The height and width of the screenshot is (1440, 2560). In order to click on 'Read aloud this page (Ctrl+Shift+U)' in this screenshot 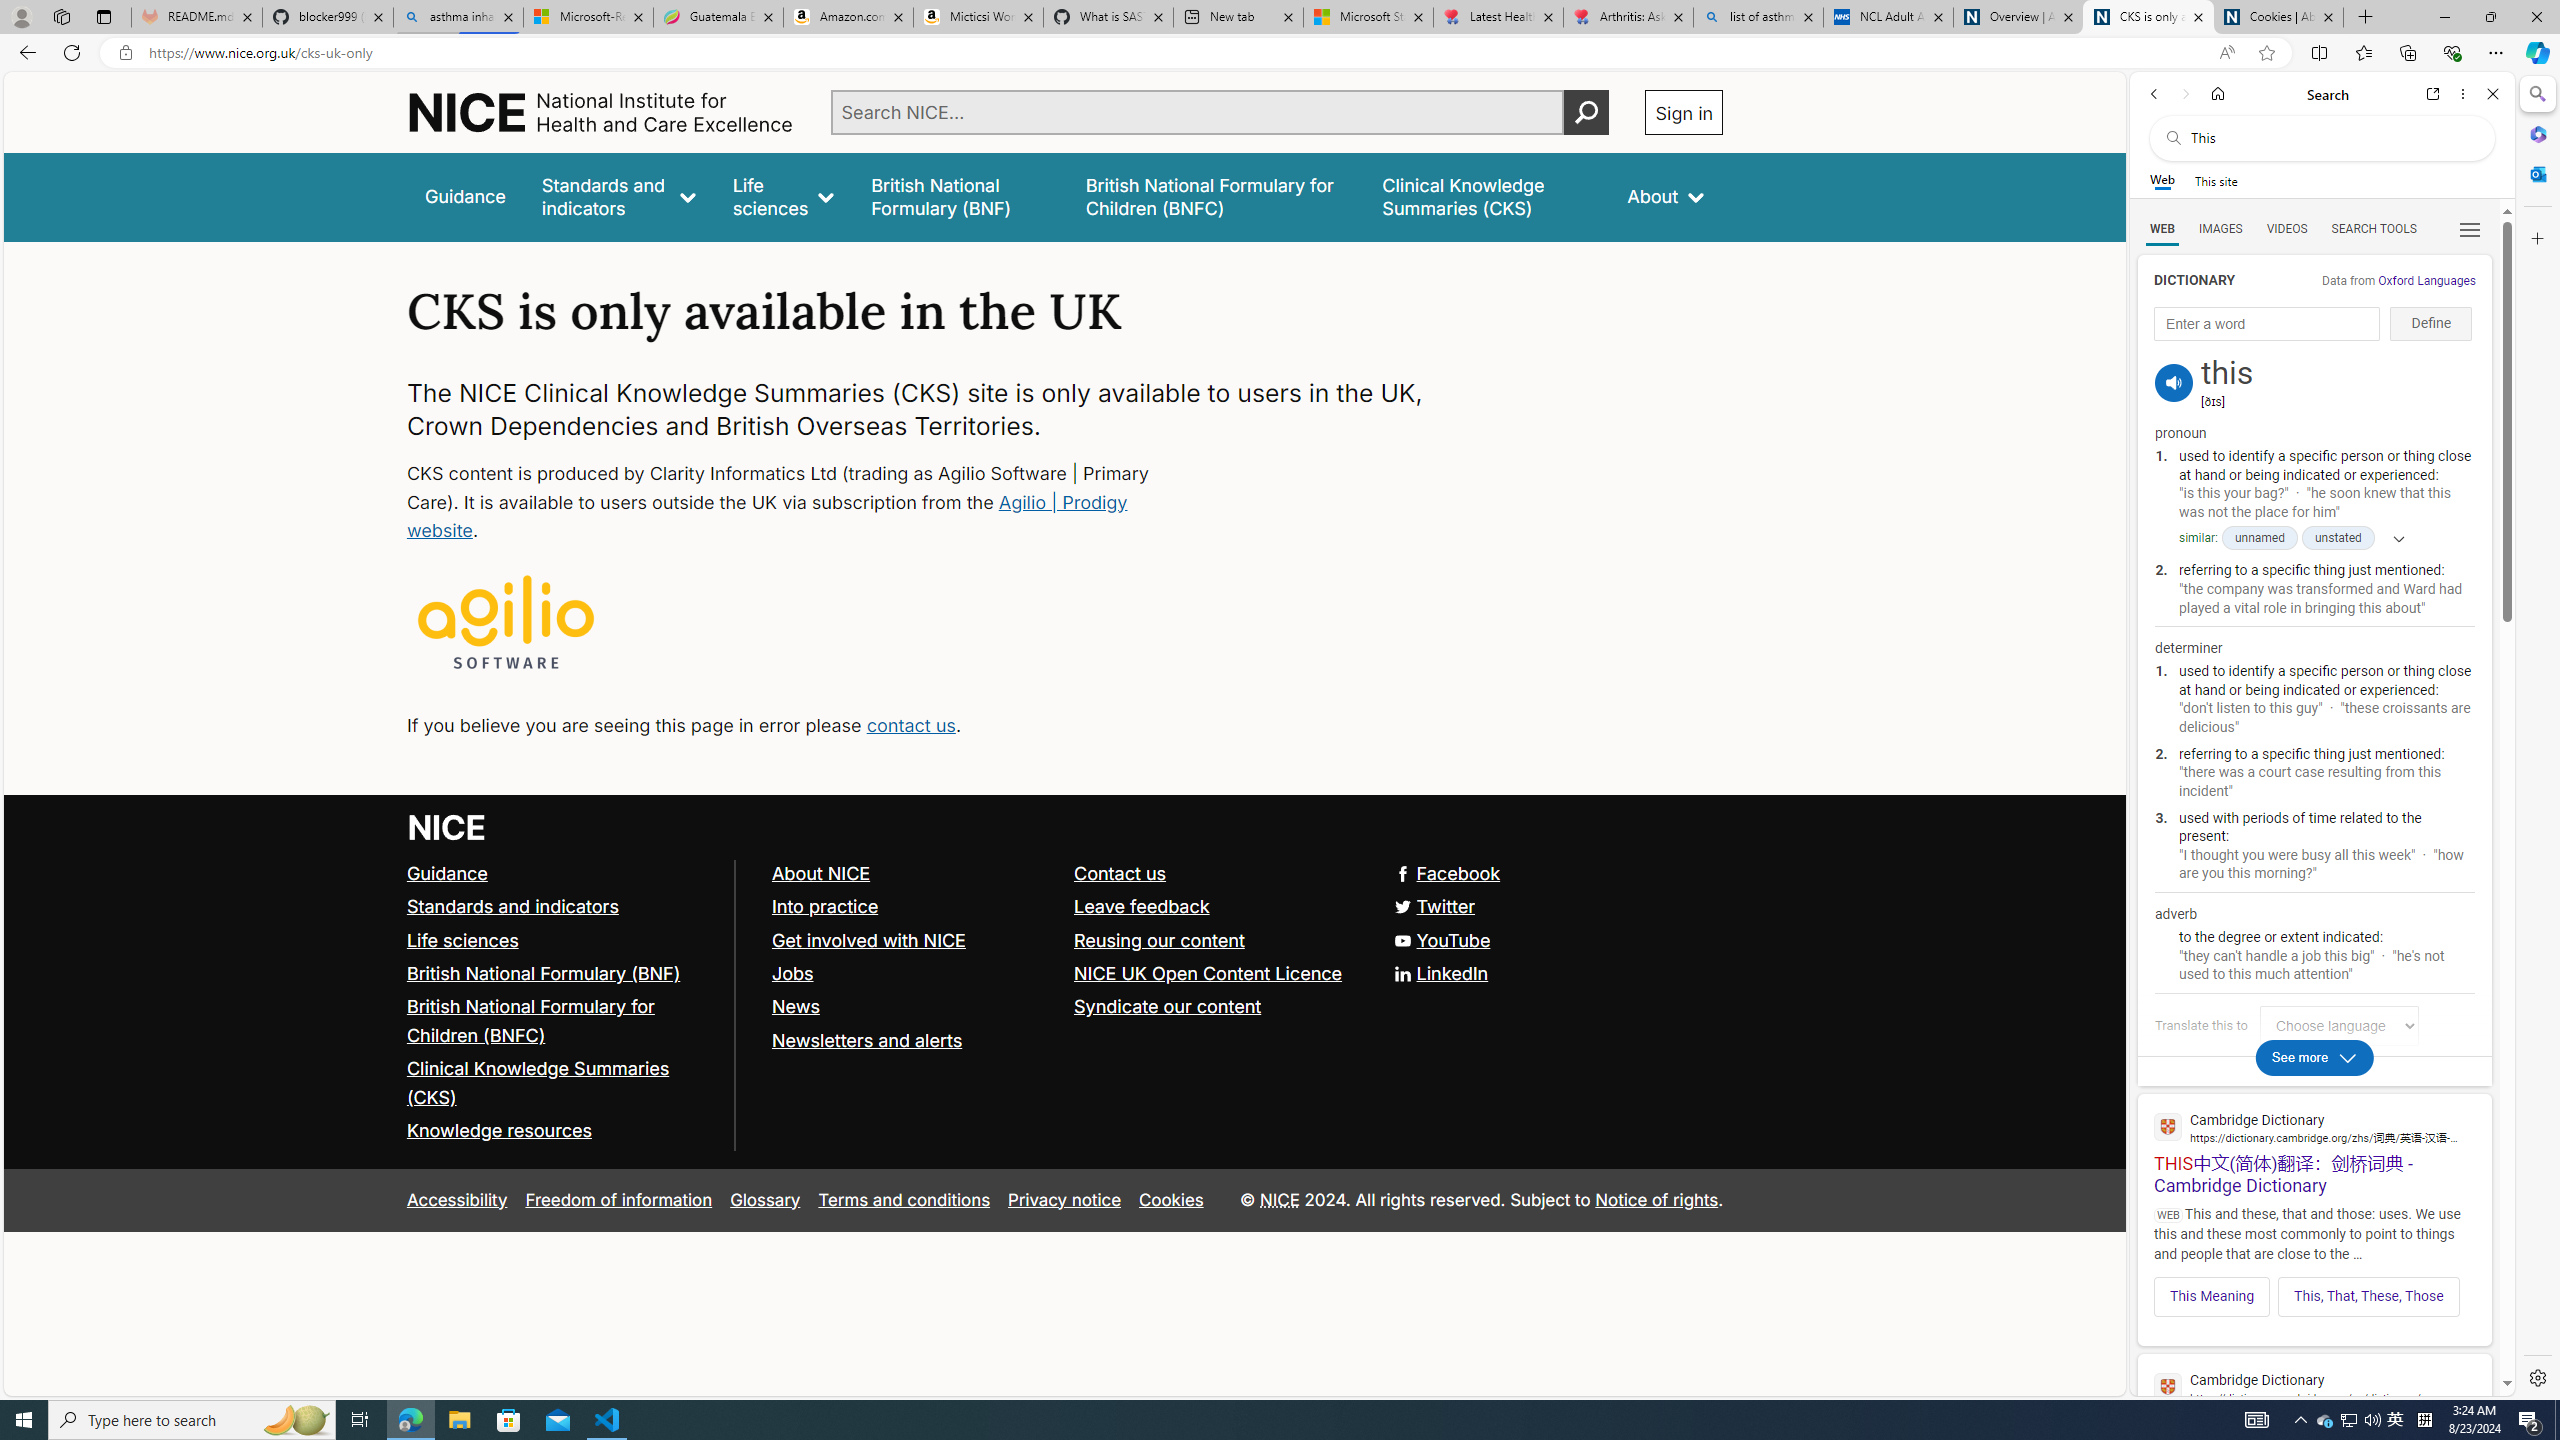, I will do `click(2226, 53)`.